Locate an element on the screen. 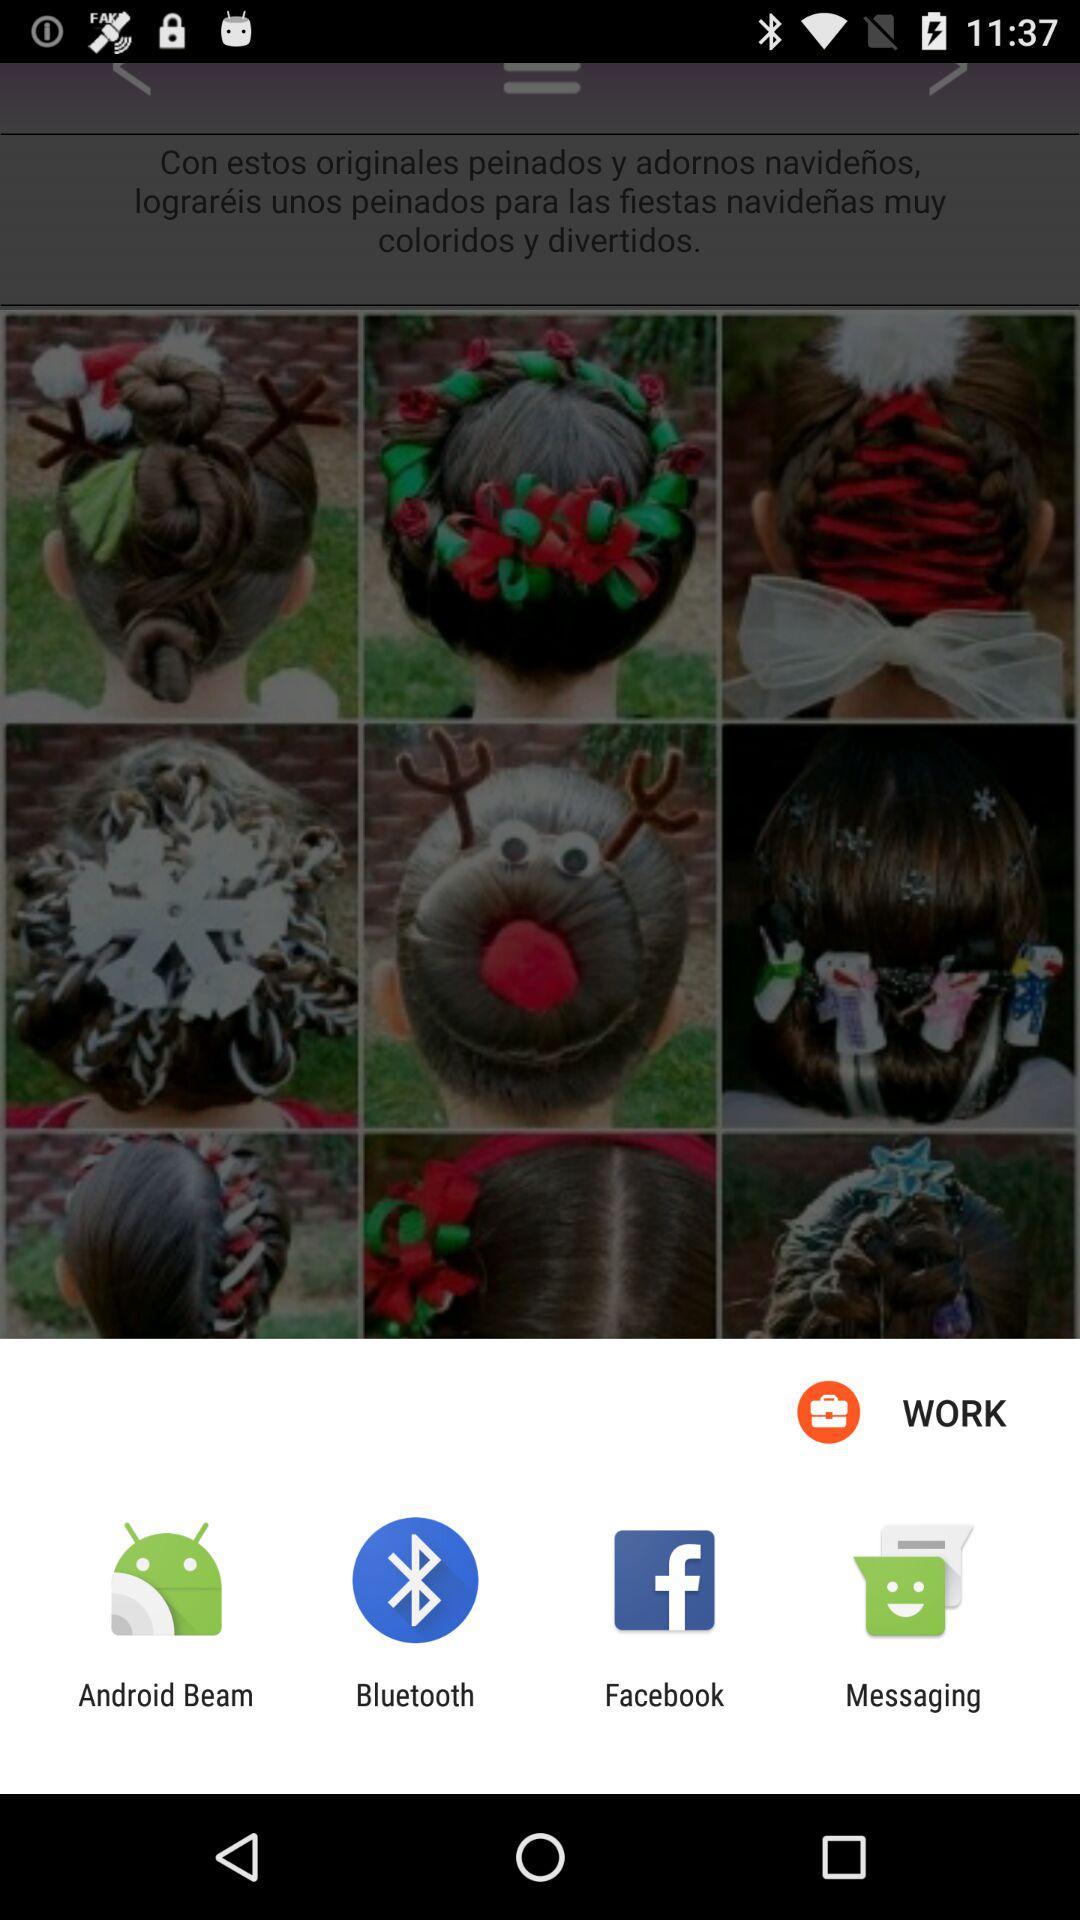 The width and height of the screenshot is (1080, 1920). the item next to the messaging app is located at coordinates (664, 1711).